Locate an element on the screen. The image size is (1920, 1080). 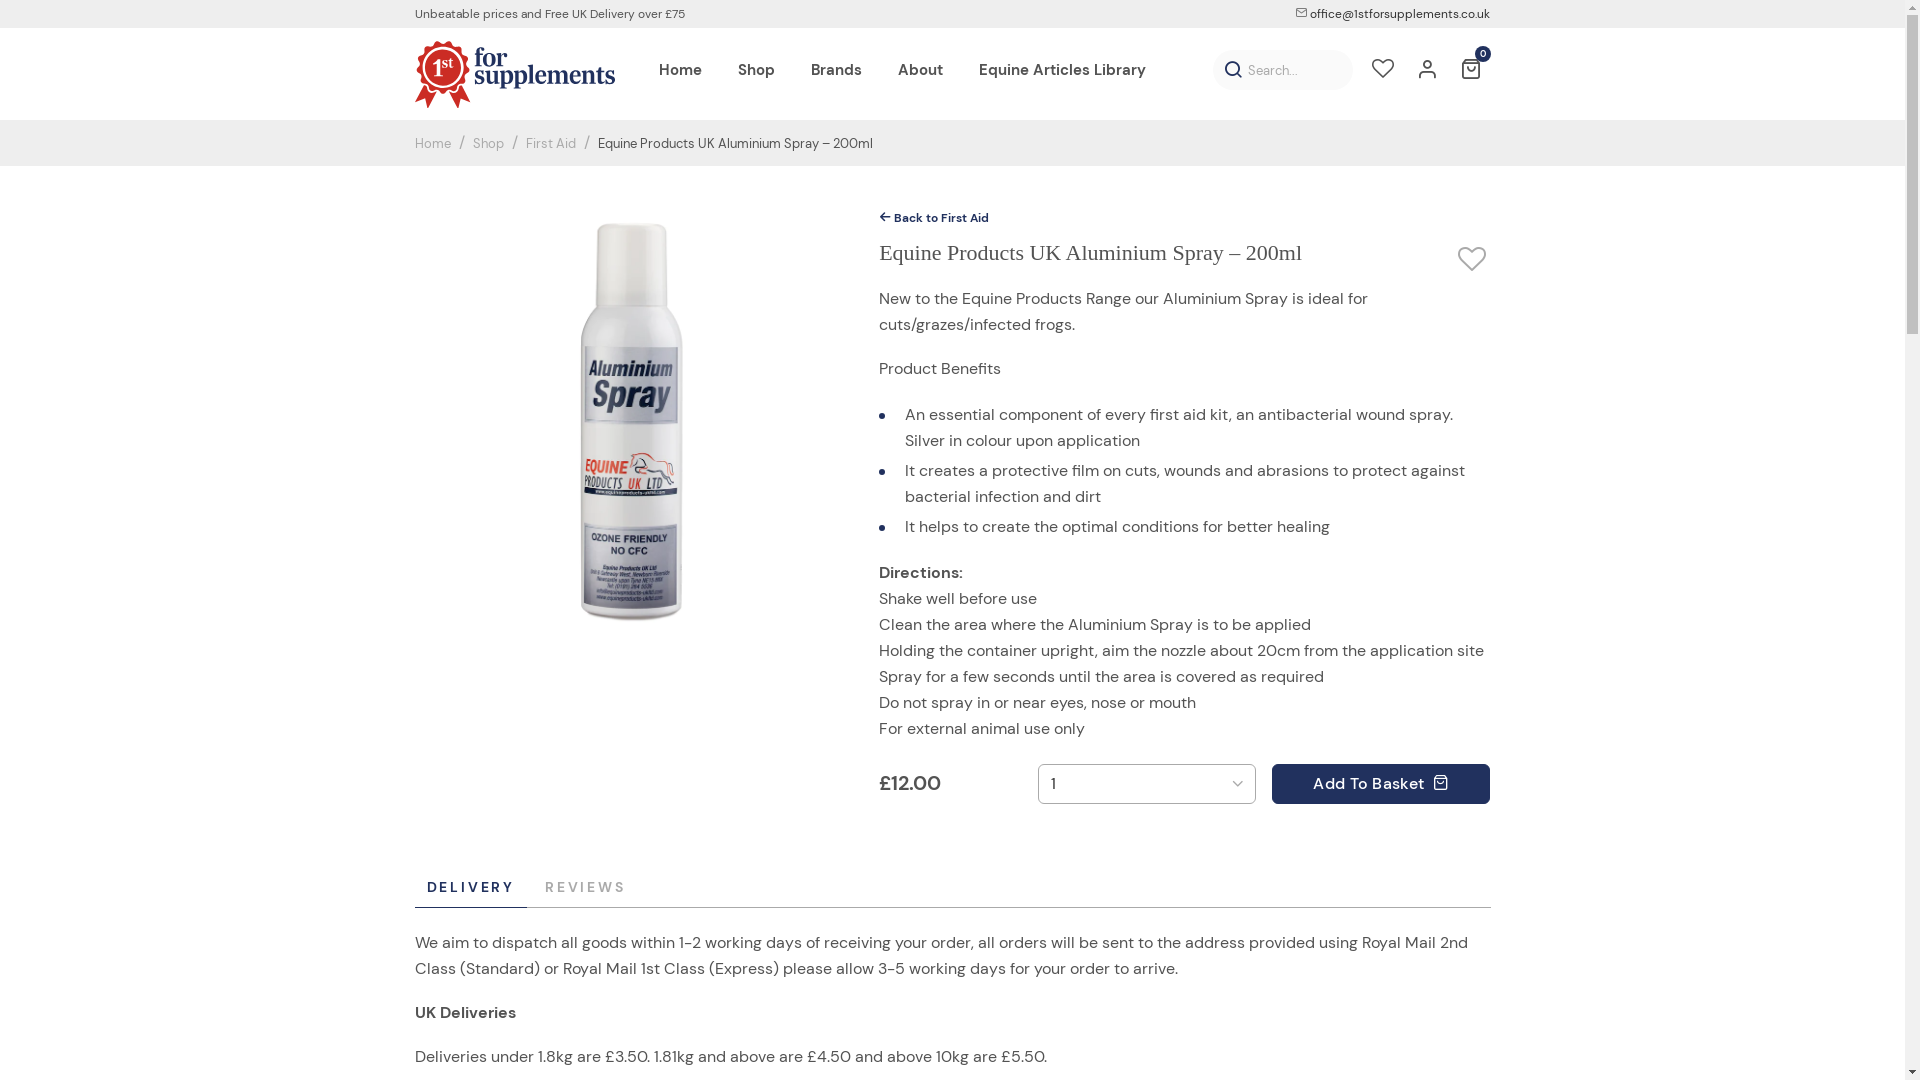
'office@1stforsupplements.co.uk' is located at coordinates (1391, 14).